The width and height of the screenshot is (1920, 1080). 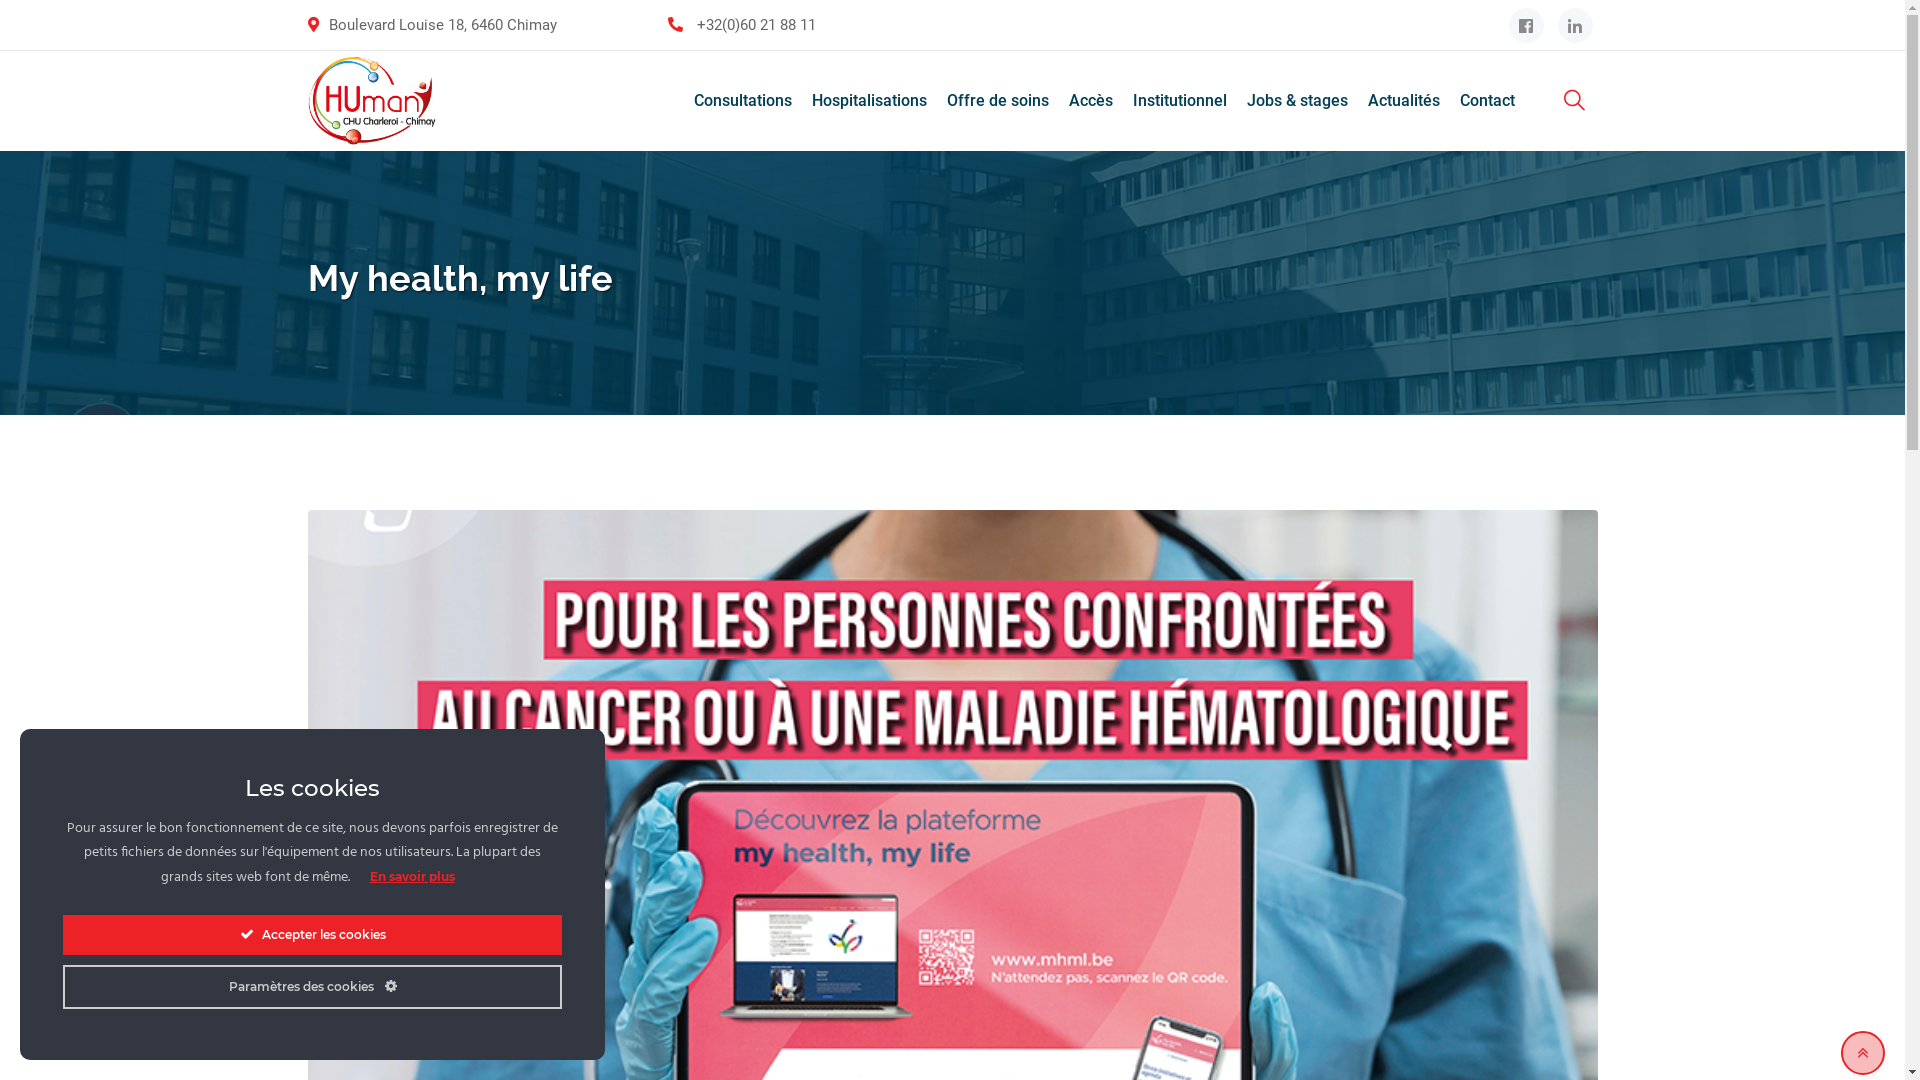 What do you see at coordinates (1487, 100) in the screenshot?
I see `'Contact'` at bounding box center [1487, 100].